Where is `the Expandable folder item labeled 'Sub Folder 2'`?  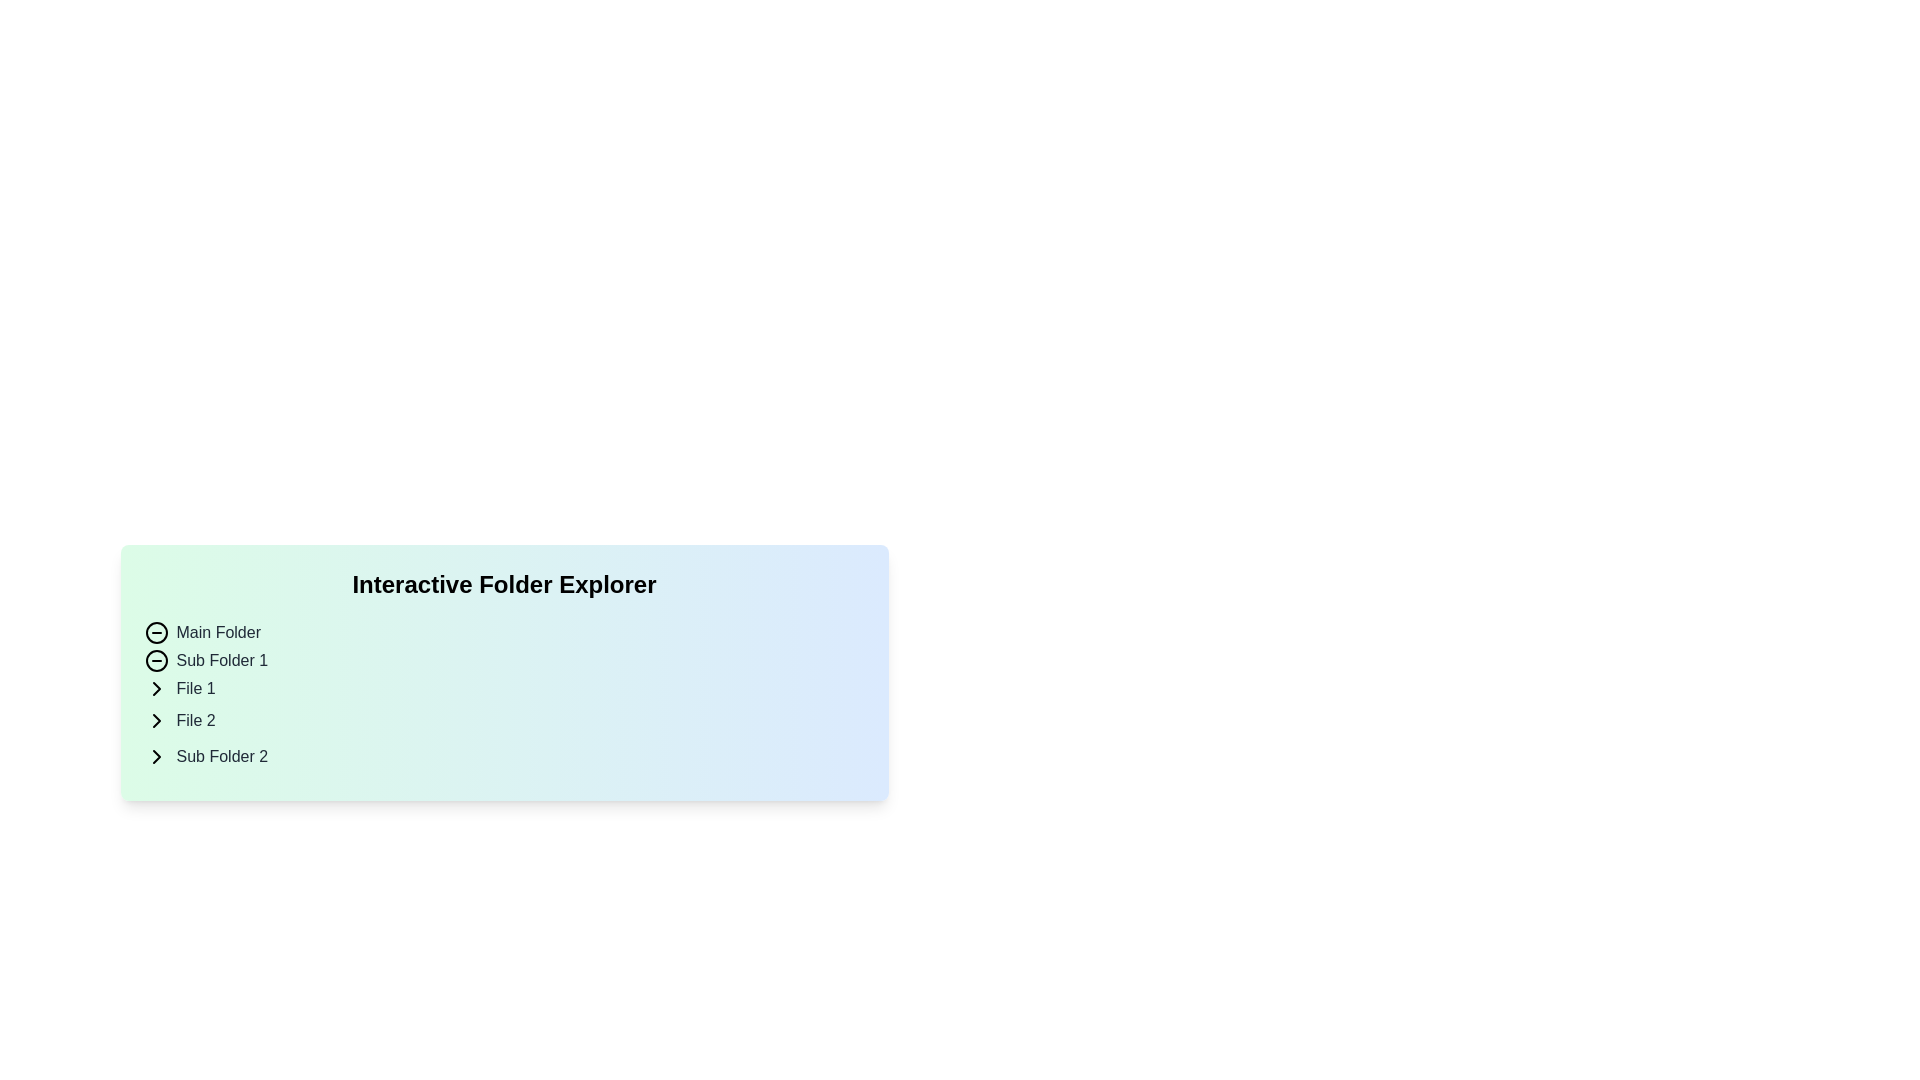 the Expandable folder item labeled 'Sub Folder 2' is located at coordinates (504, 756).